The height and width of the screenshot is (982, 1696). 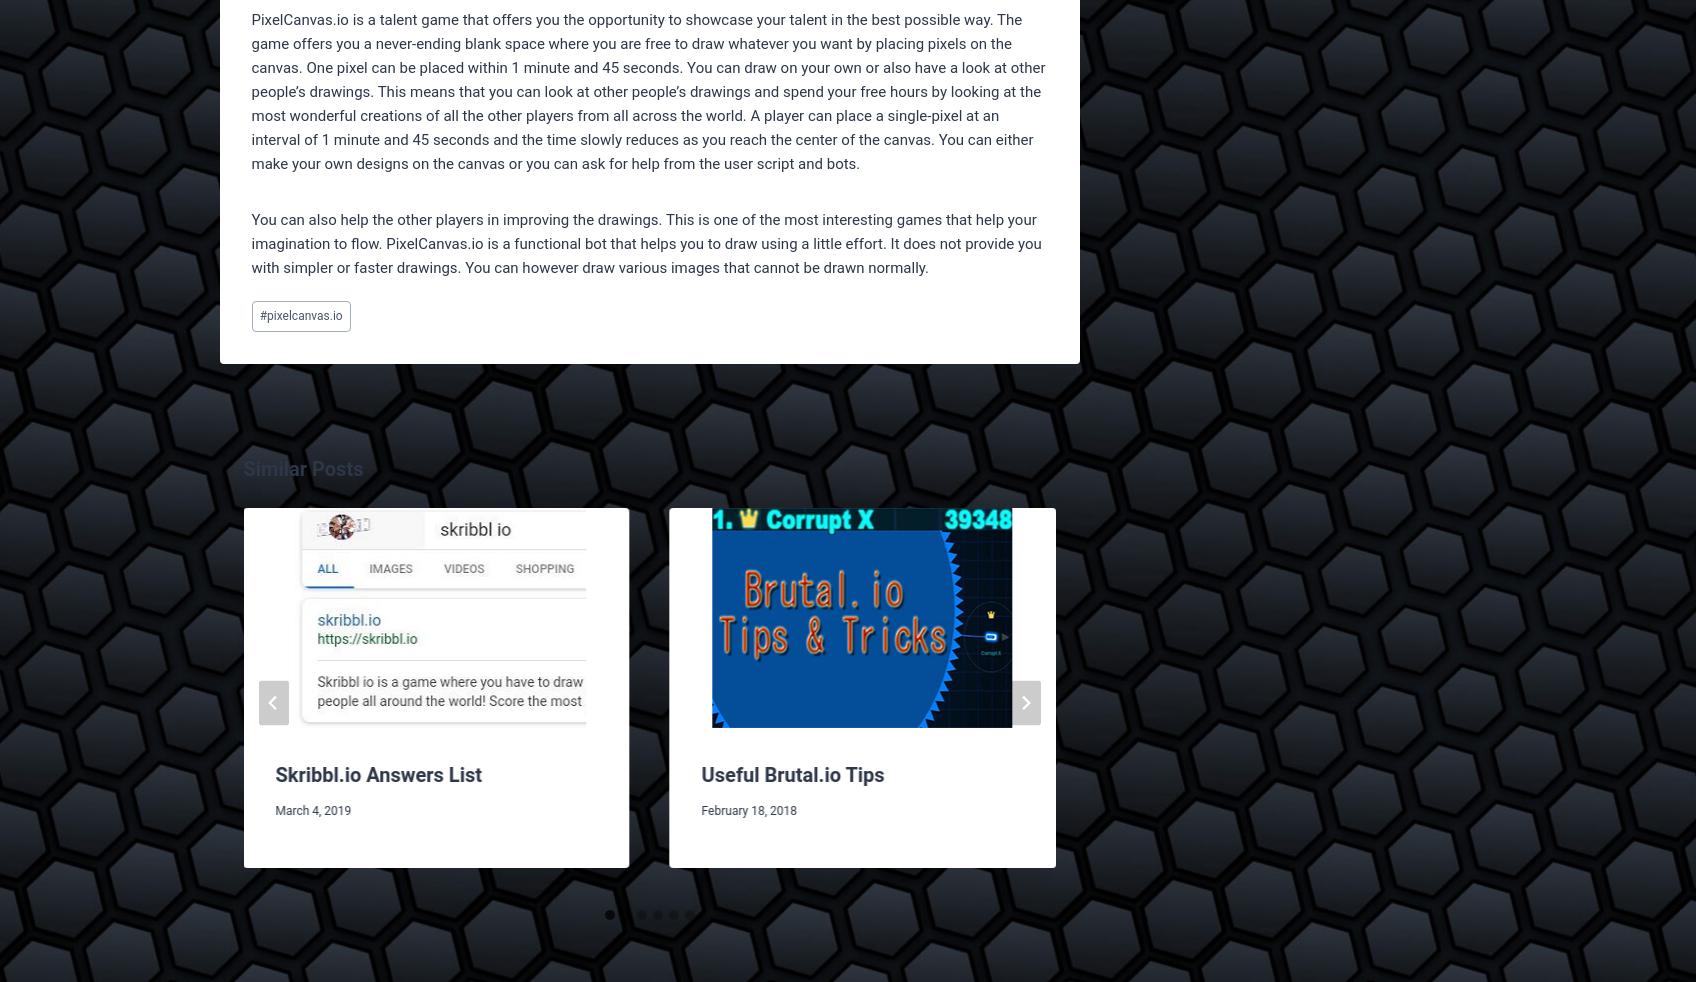 What do you see at coordinates (791, 774) in the screenshot?
I see `'Useful Brutal.io Tips'` at bounding box center [791, 774].